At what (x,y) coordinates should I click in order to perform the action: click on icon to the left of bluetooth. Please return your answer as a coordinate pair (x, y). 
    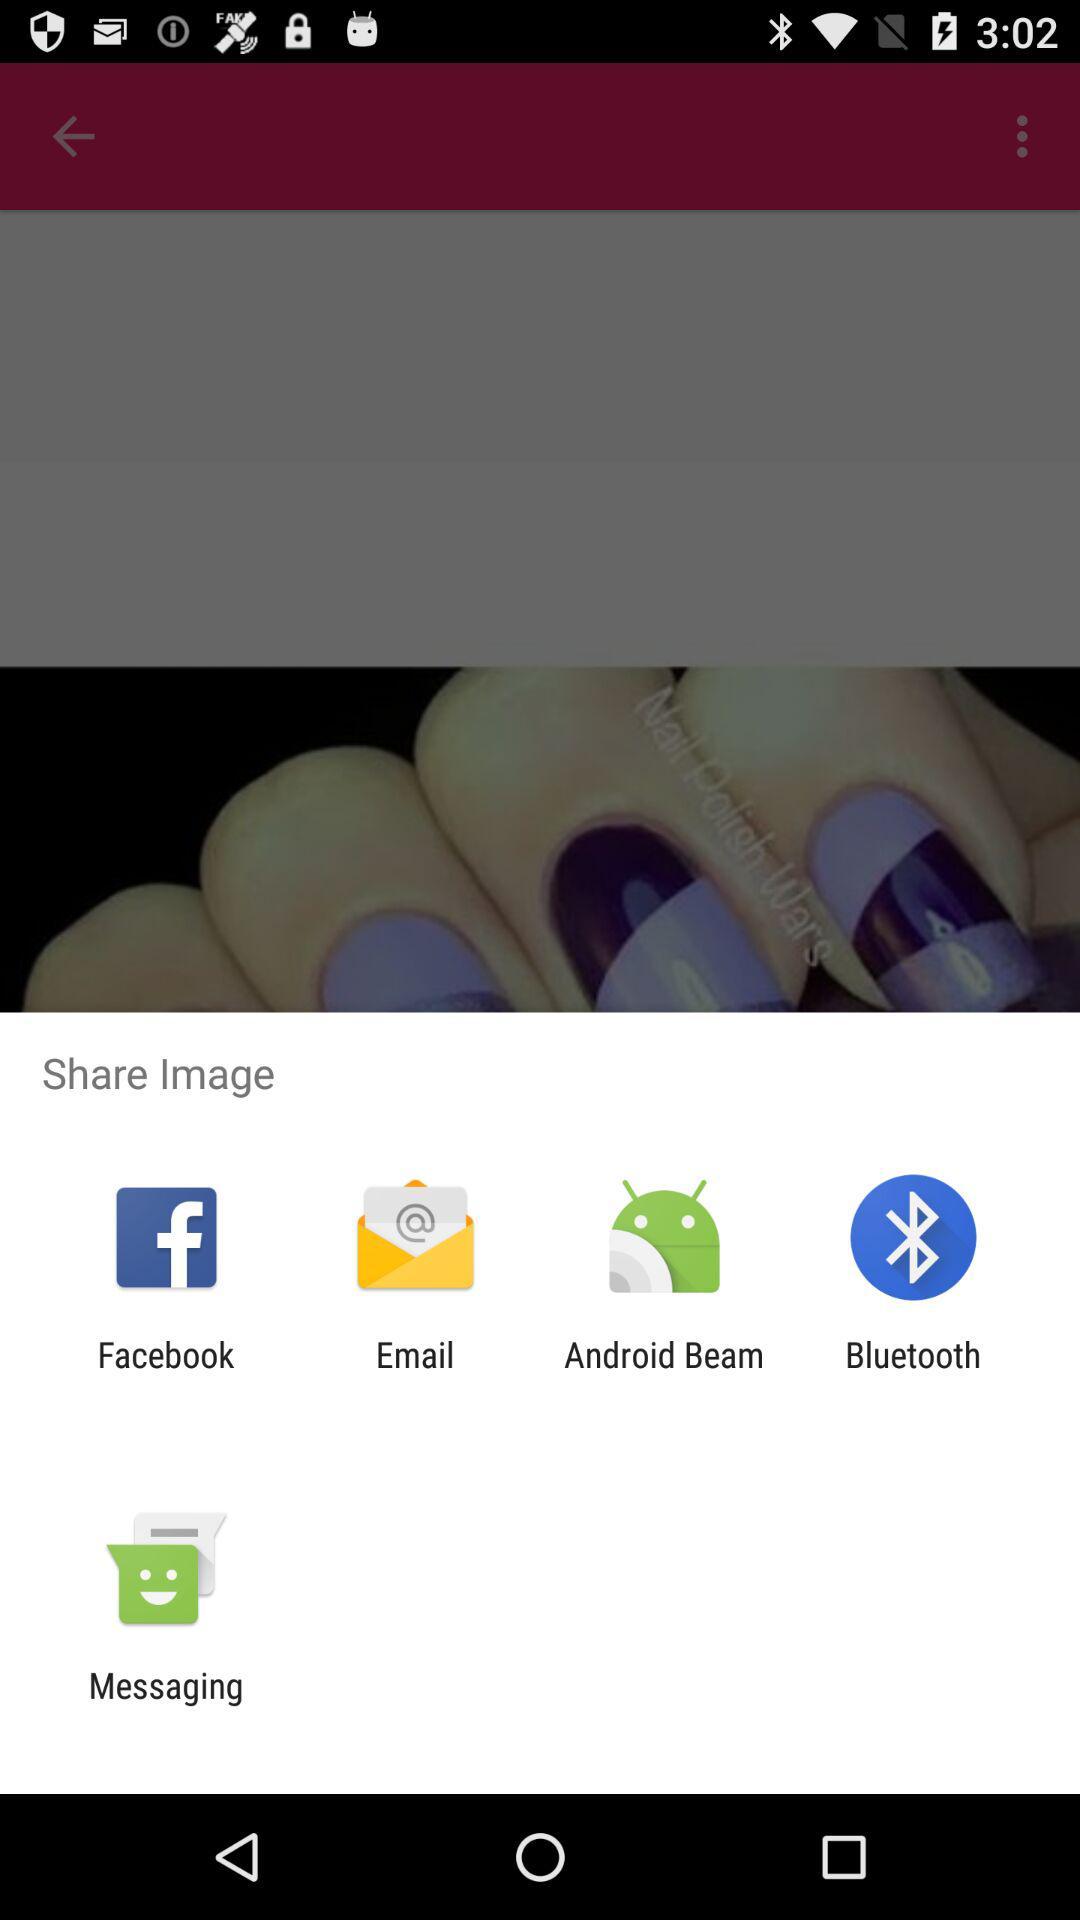
    Looking at the image, I should click on (664, 1374).